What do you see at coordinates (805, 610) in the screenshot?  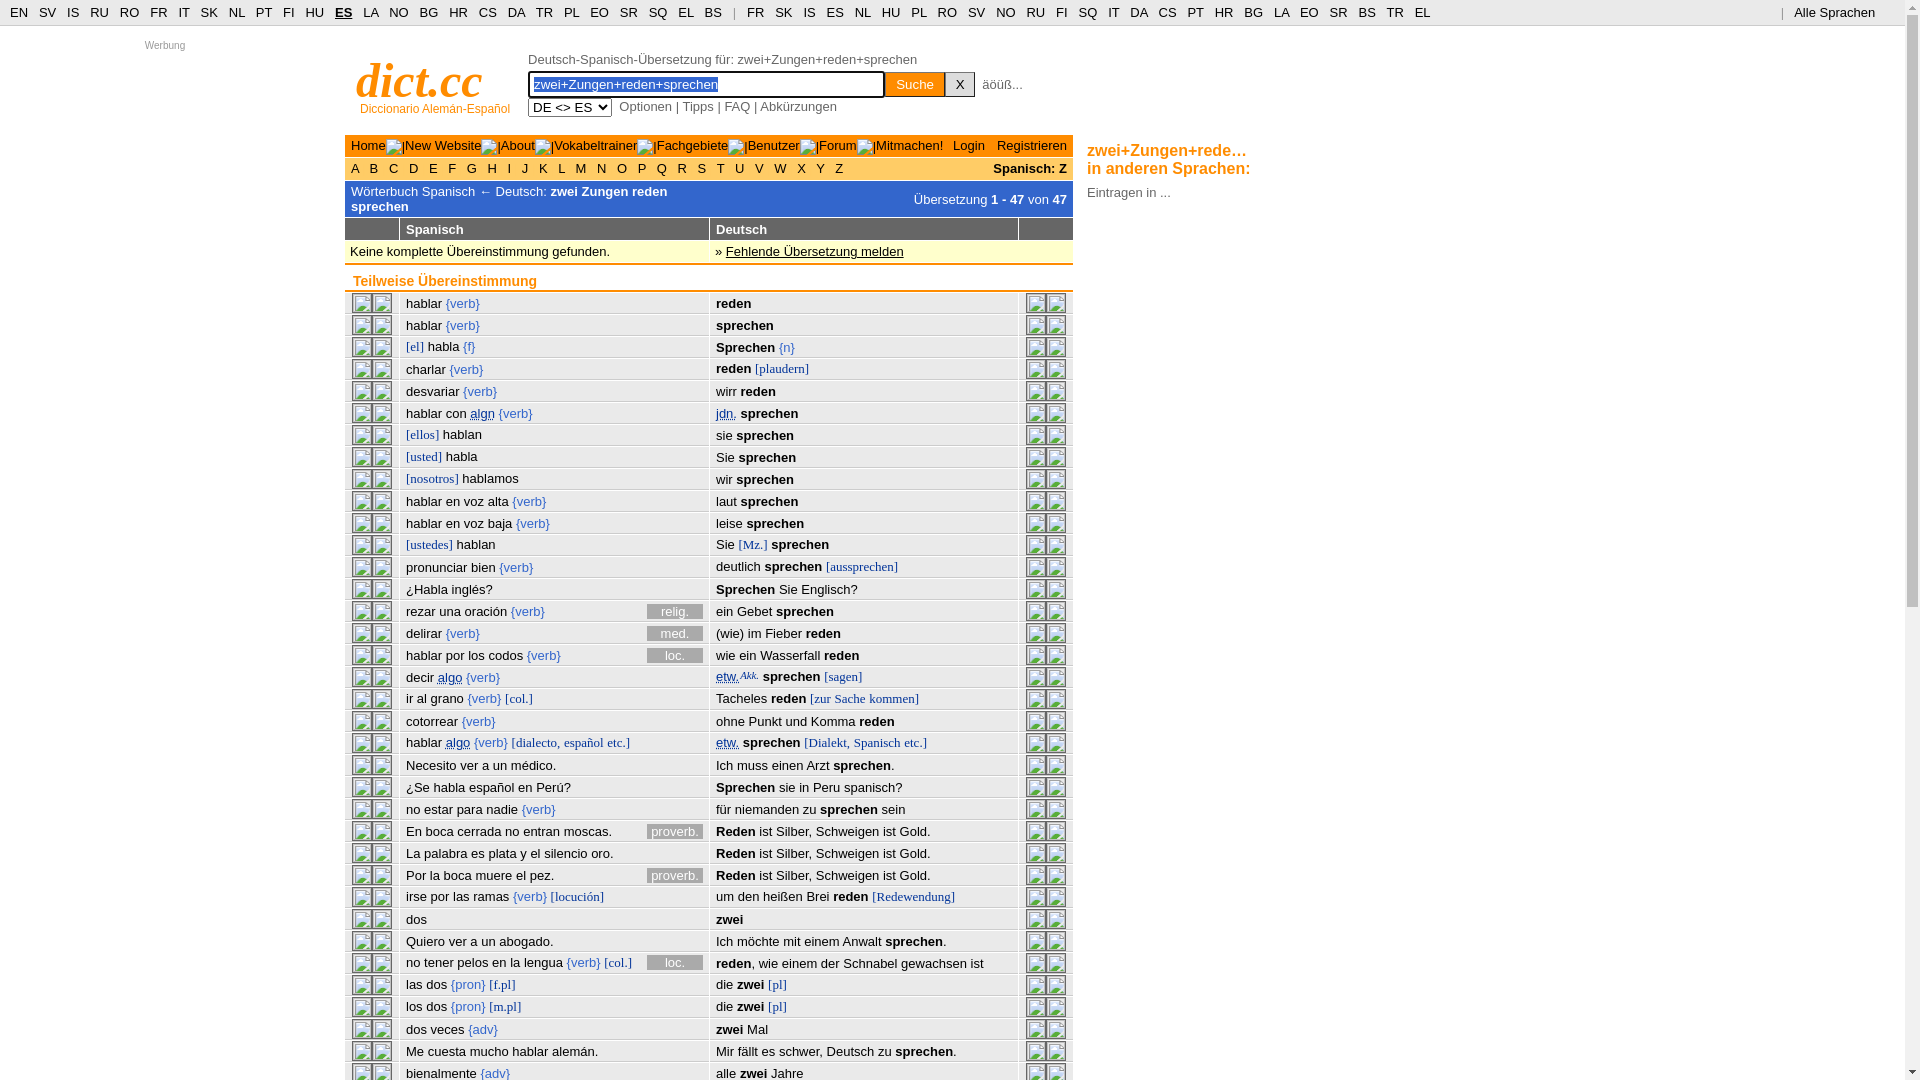 I see `'sprechen'` at bounding box center [805, 610].